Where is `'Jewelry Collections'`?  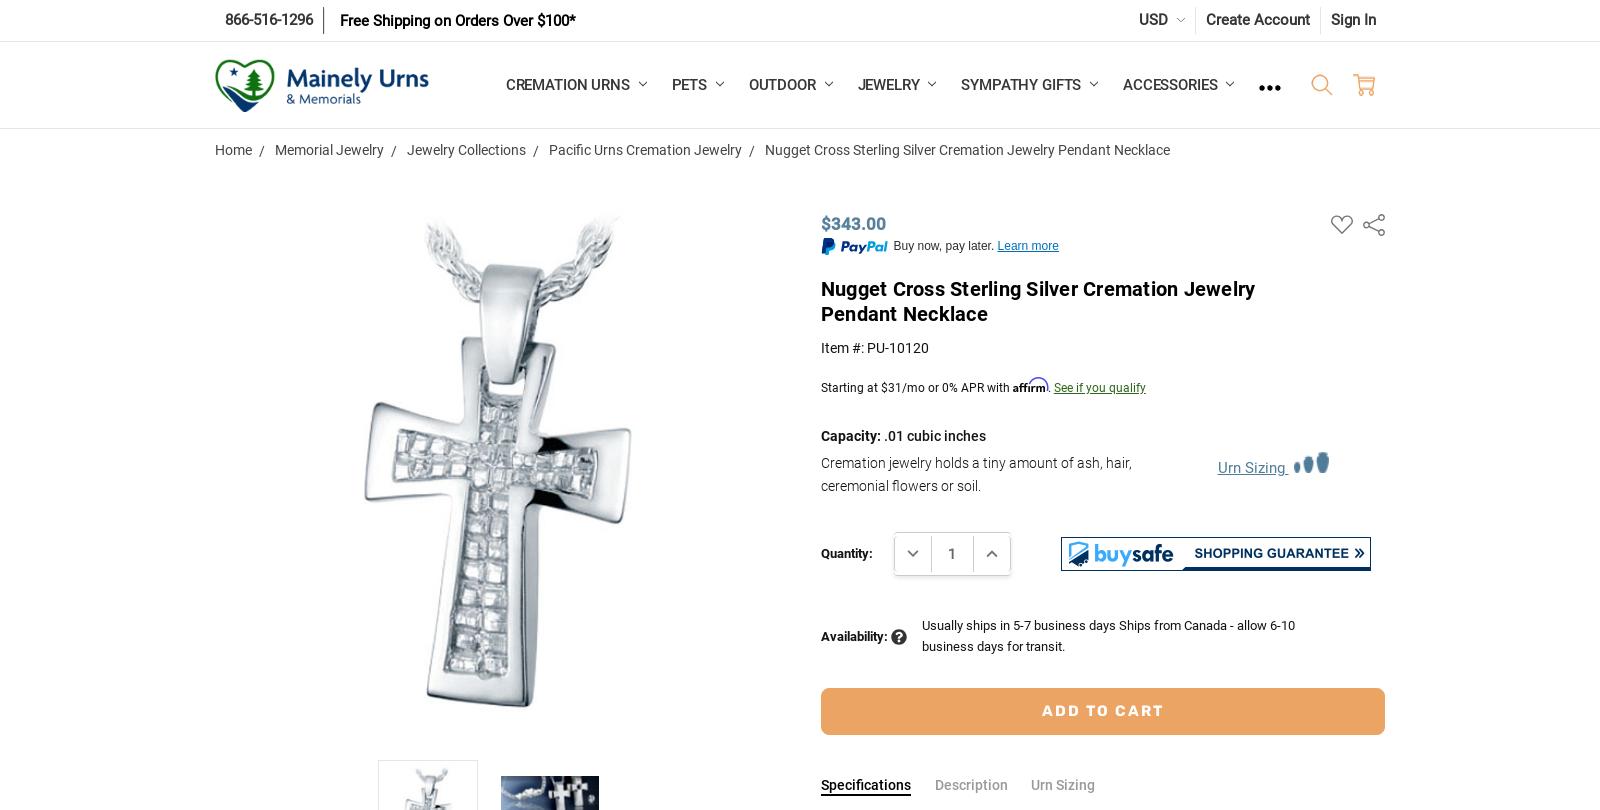 'Jewelry Collections' is located at coordinates (464, 149).